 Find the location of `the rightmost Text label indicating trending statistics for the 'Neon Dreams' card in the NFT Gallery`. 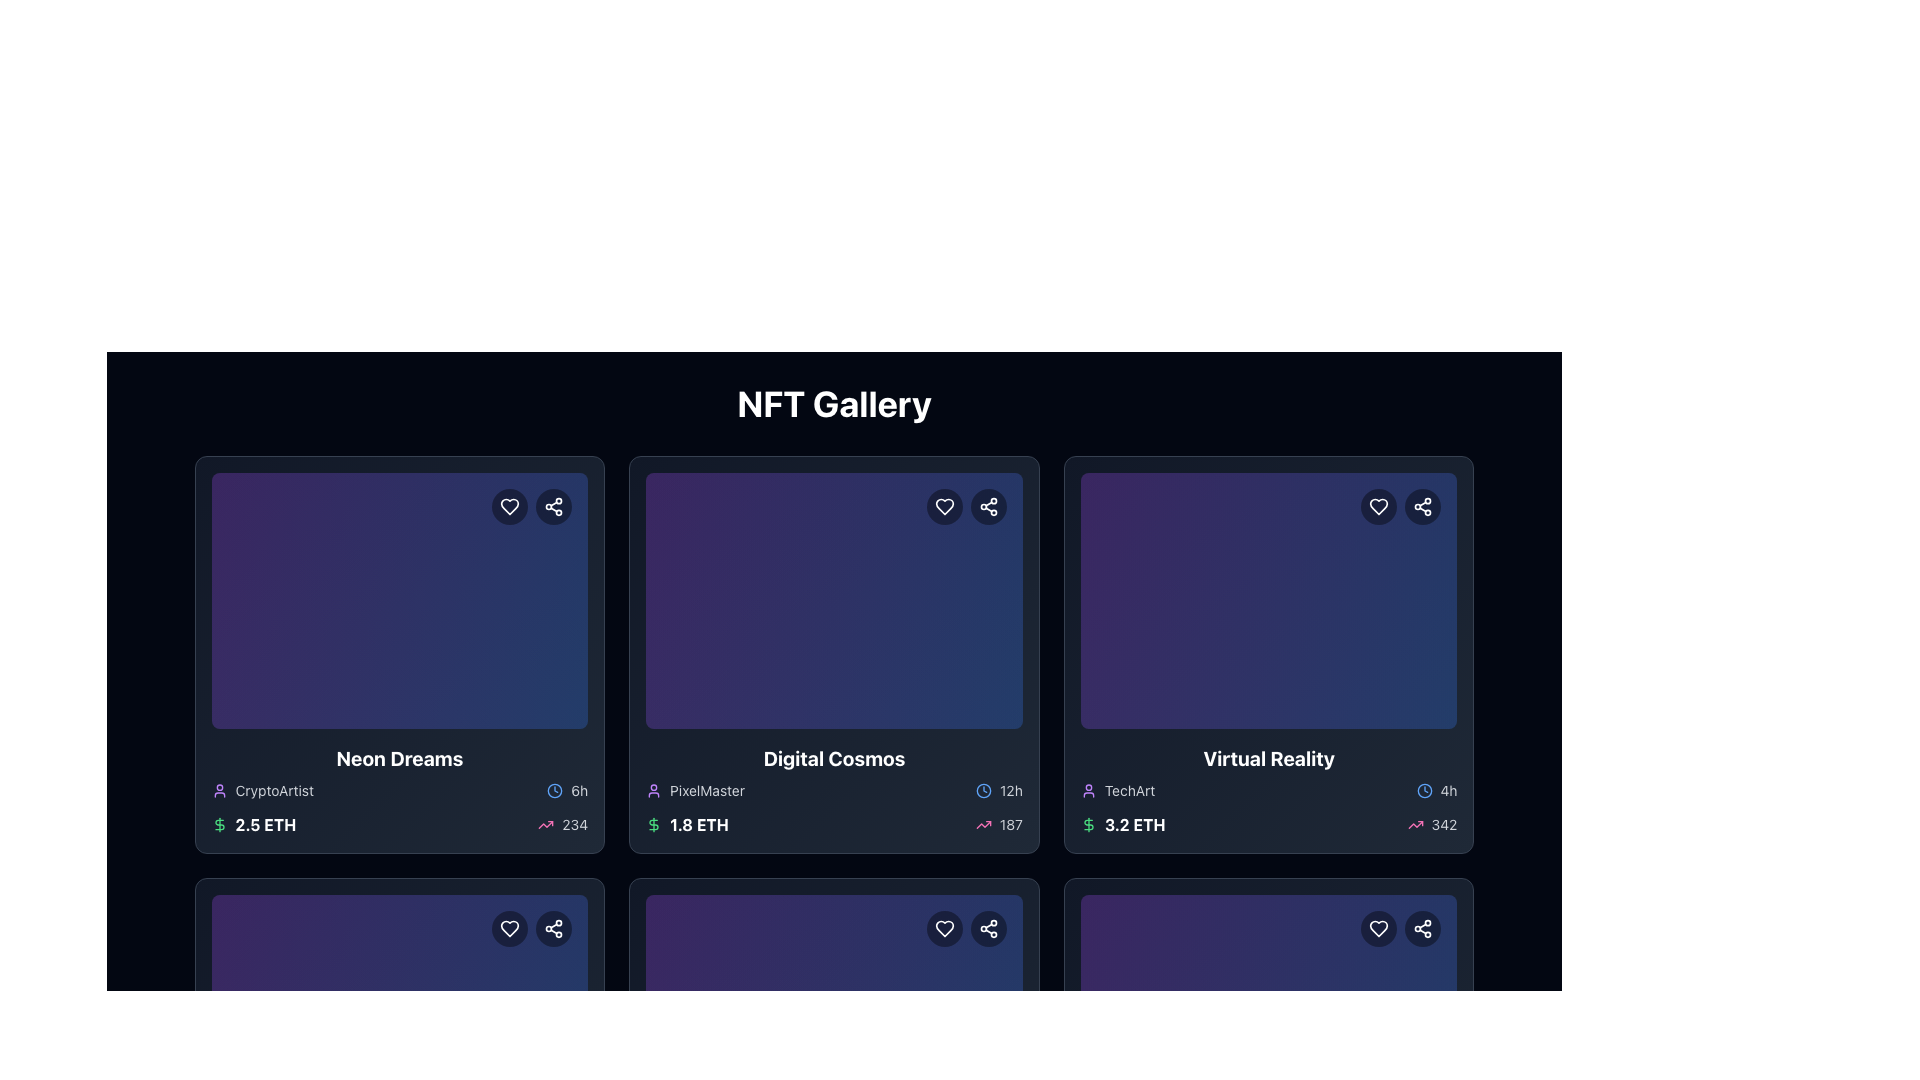

the rightmost Text label indicating trending statistics for the 'Neon Dreams' card in the NFT Gallery is located at coordinates (574, 825).